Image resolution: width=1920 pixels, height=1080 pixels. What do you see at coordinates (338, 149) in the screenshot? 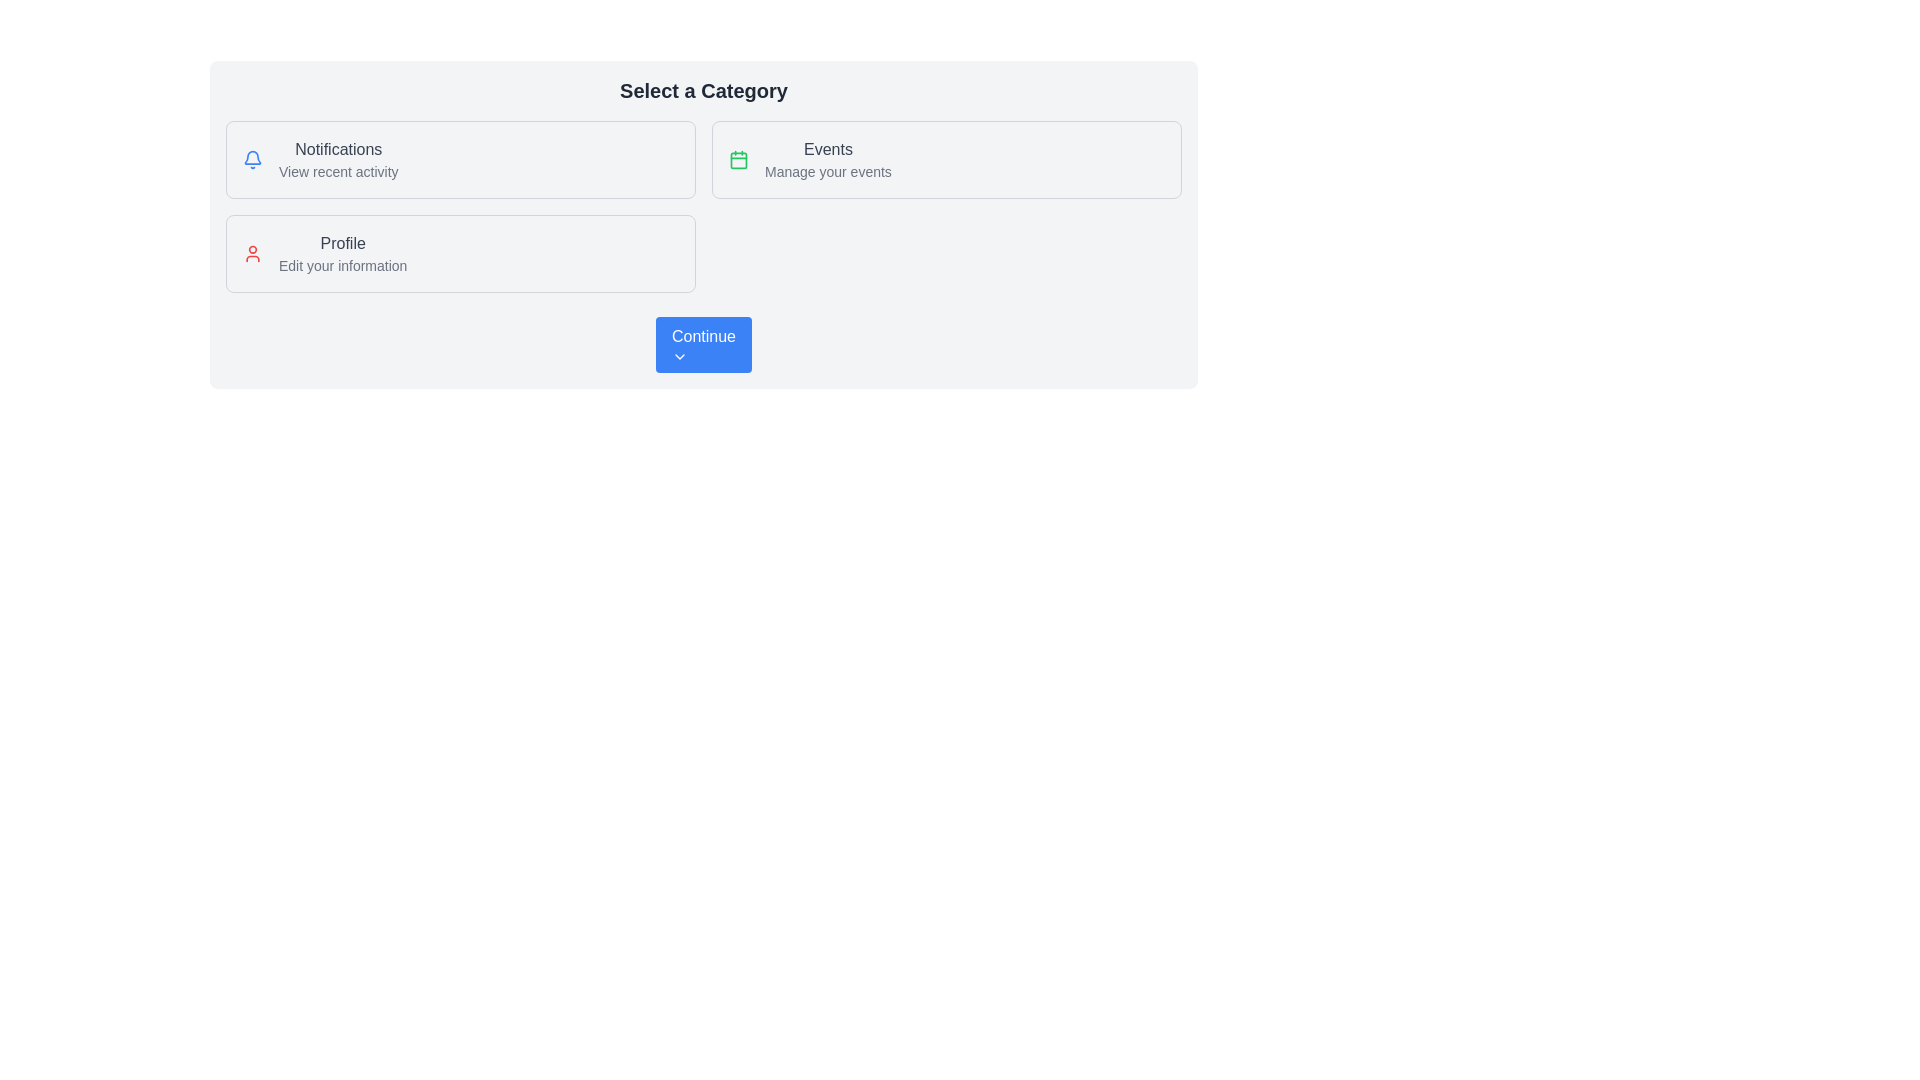
I see `the static text label containing the word 'Notifications', which is styled with a medium font weight and gray color, located in the upper-left quadrant of the interface` at bounding box center [338, 149].